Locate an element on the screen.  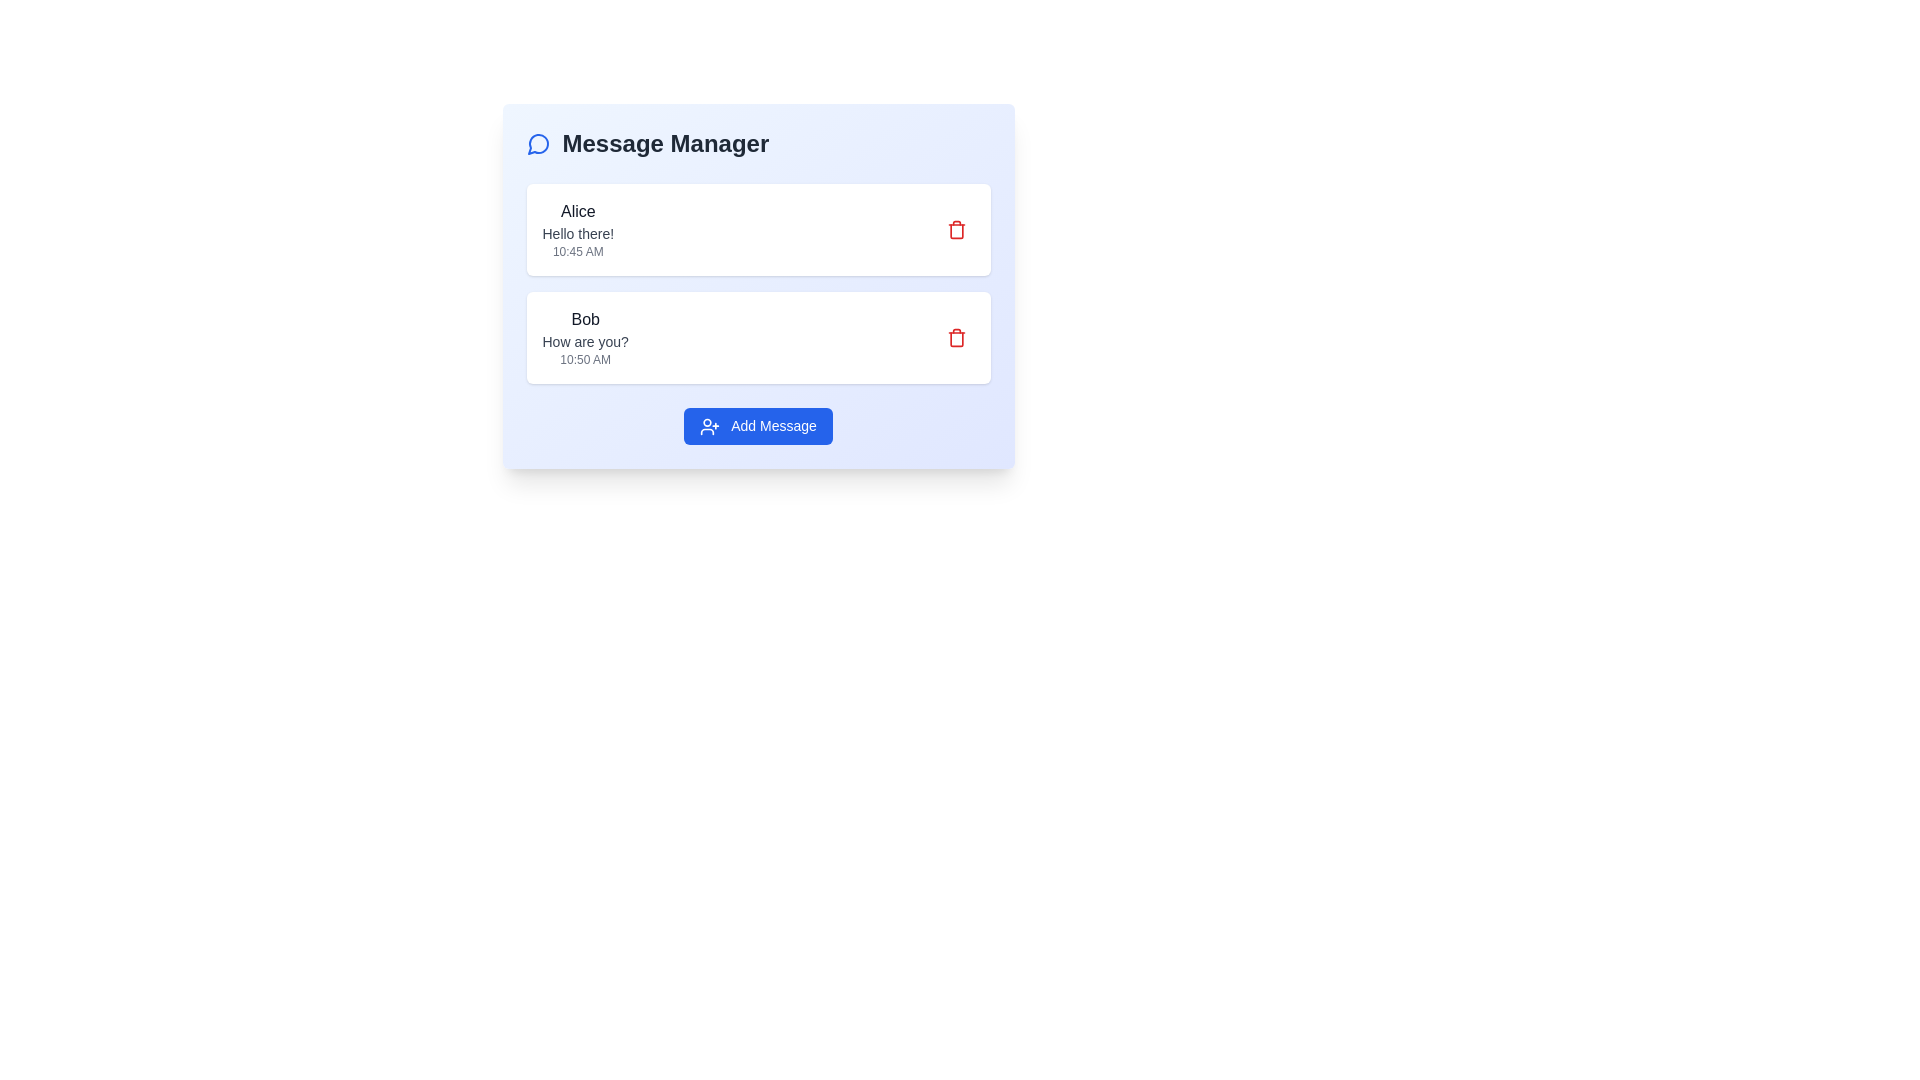
the delete button icon located in the bottom message card containing 'Bob,' aligned to the right edge near the center vertically within this card is located at coordinates (955, 337).